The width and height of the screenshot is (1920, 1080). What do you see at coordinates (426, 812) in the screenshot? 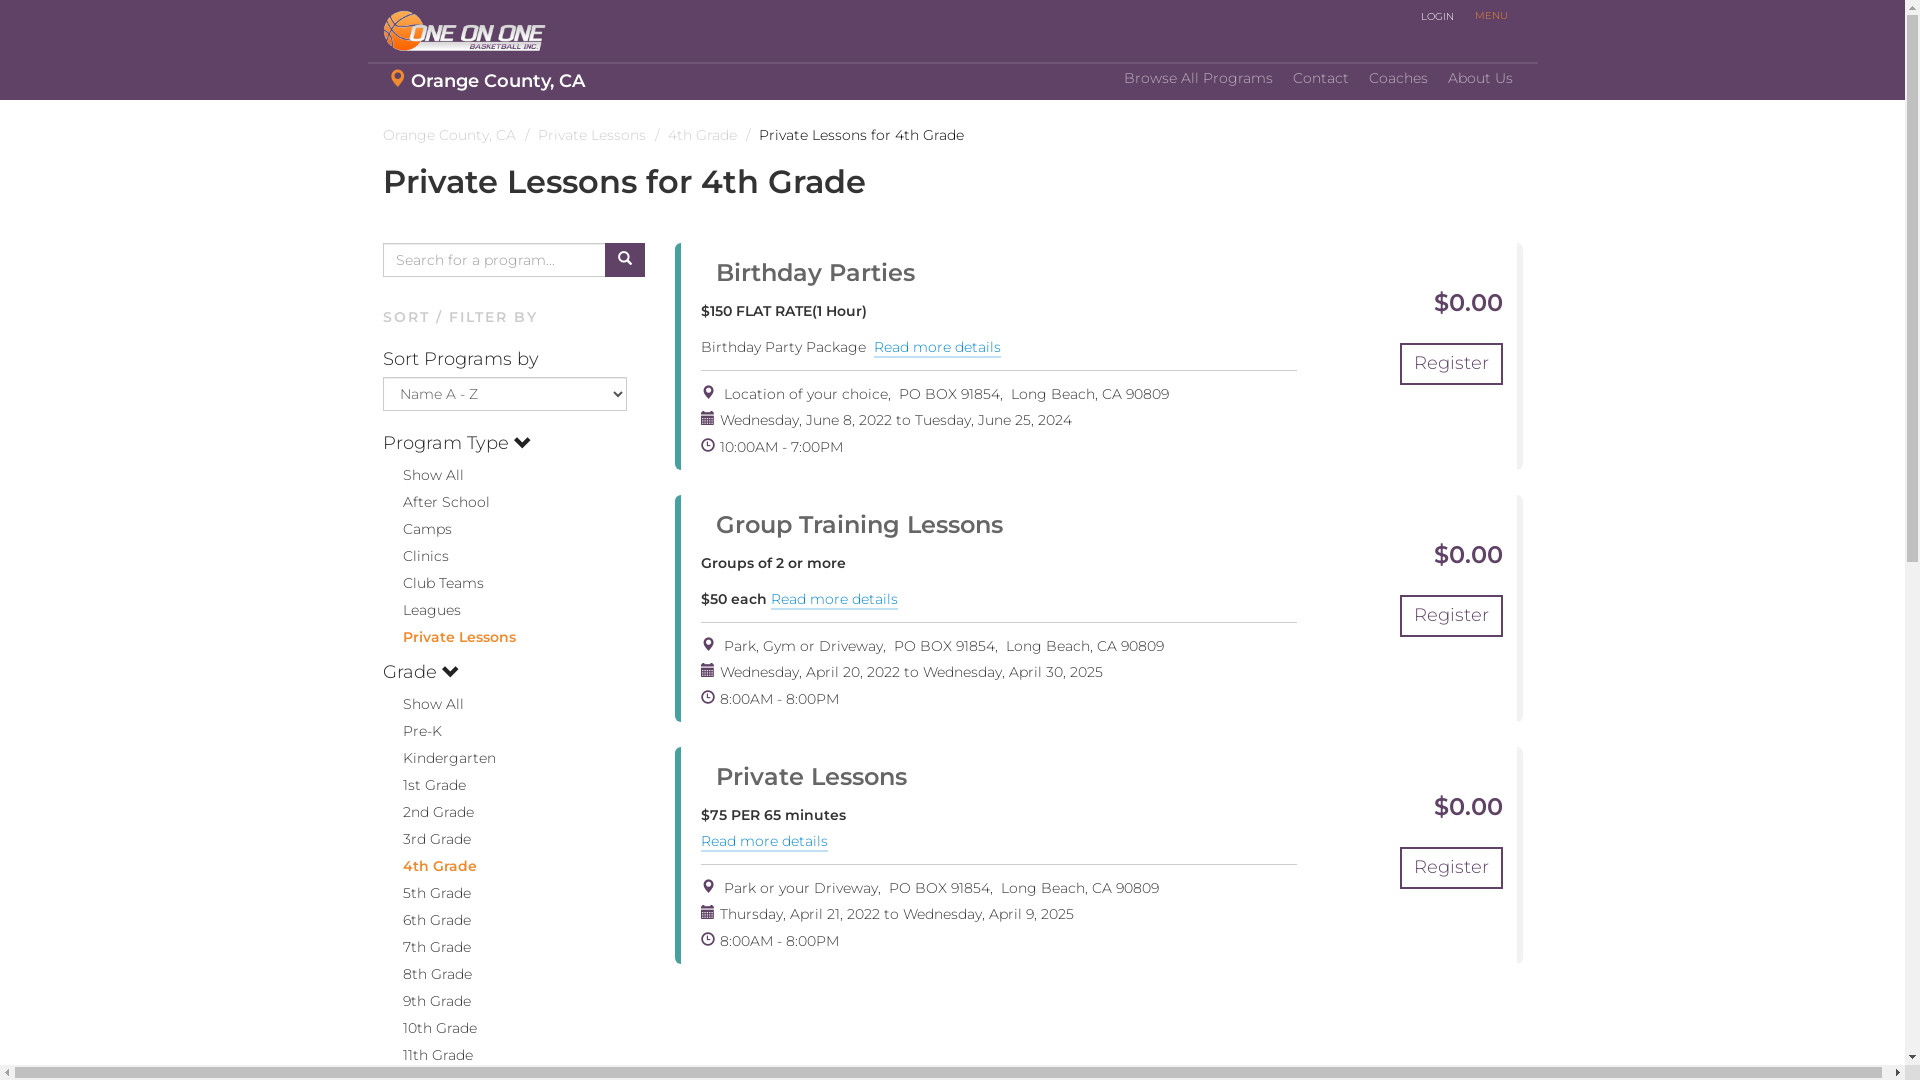
I see `'2nd Grade'` at bounding box center [426, 812].